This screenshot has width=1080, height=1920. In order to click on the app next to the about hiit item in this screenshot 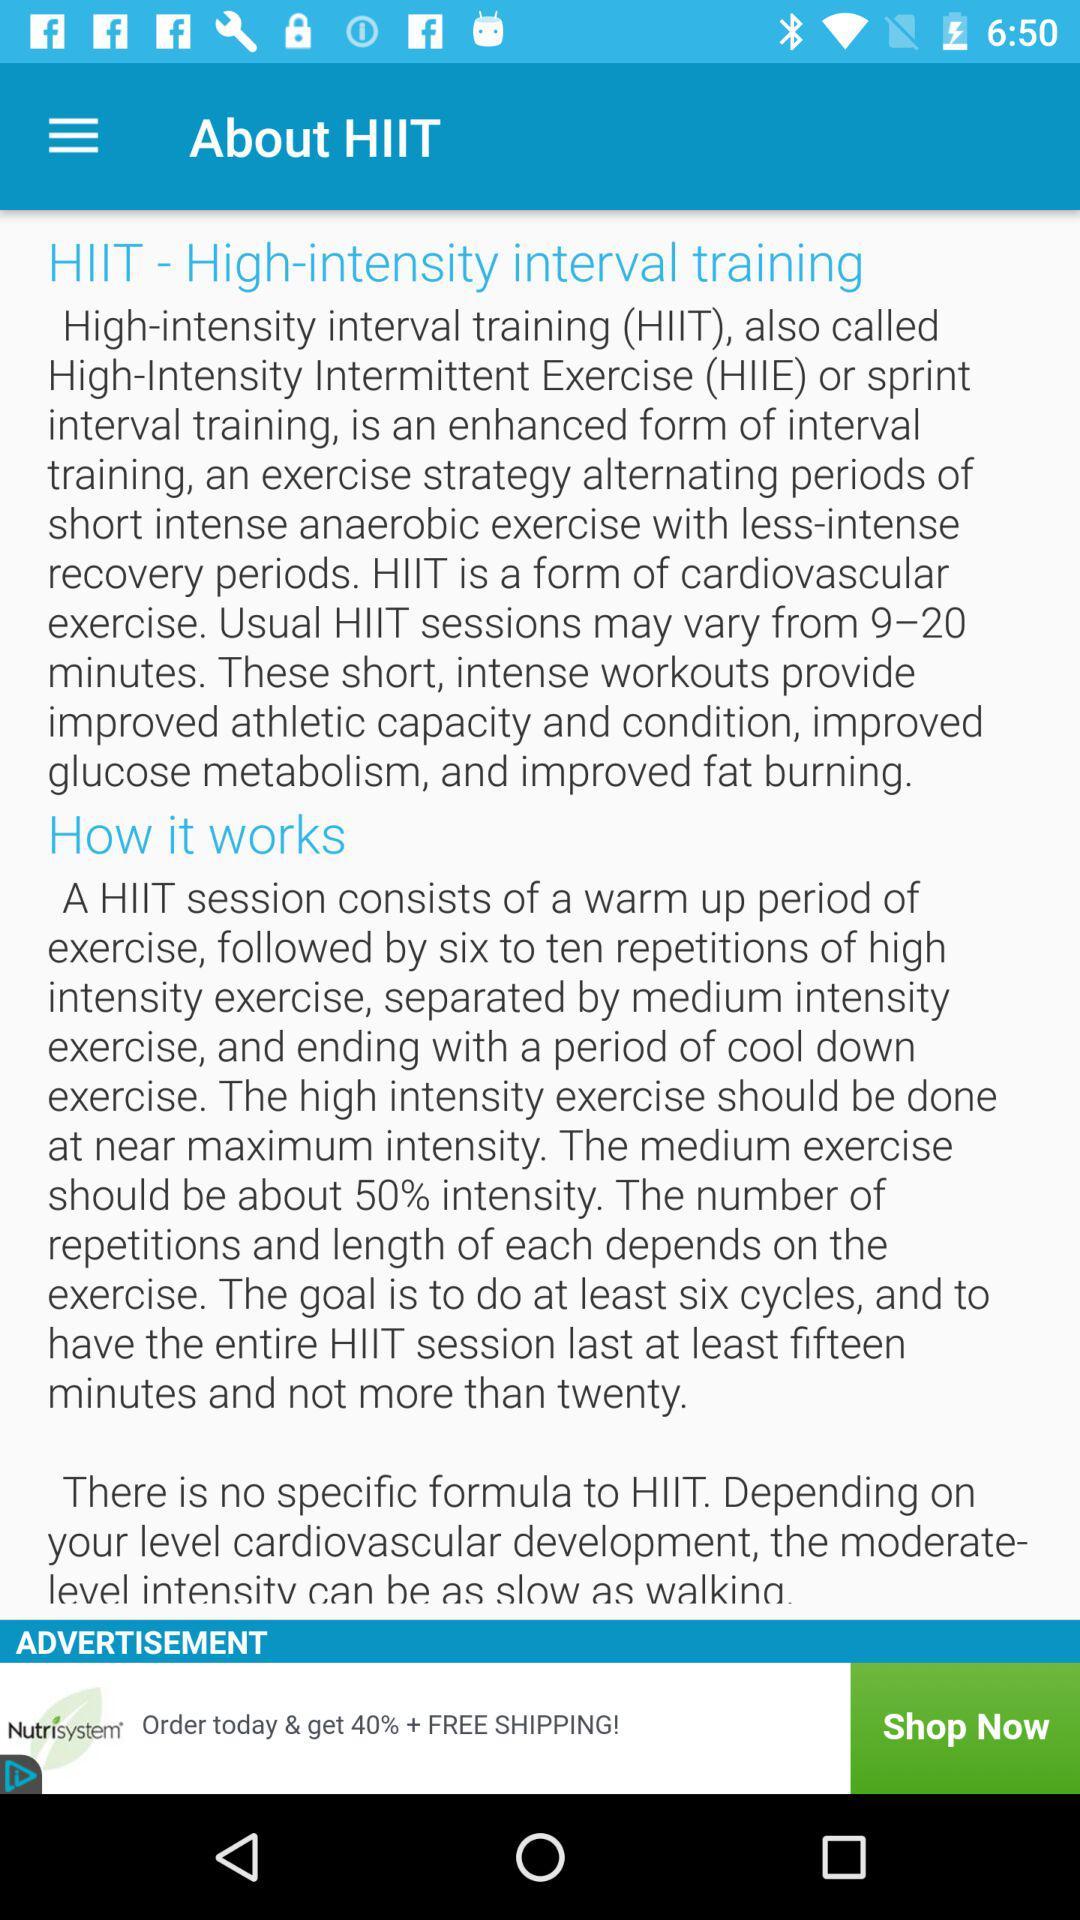, I will do `click(72, 135)`.